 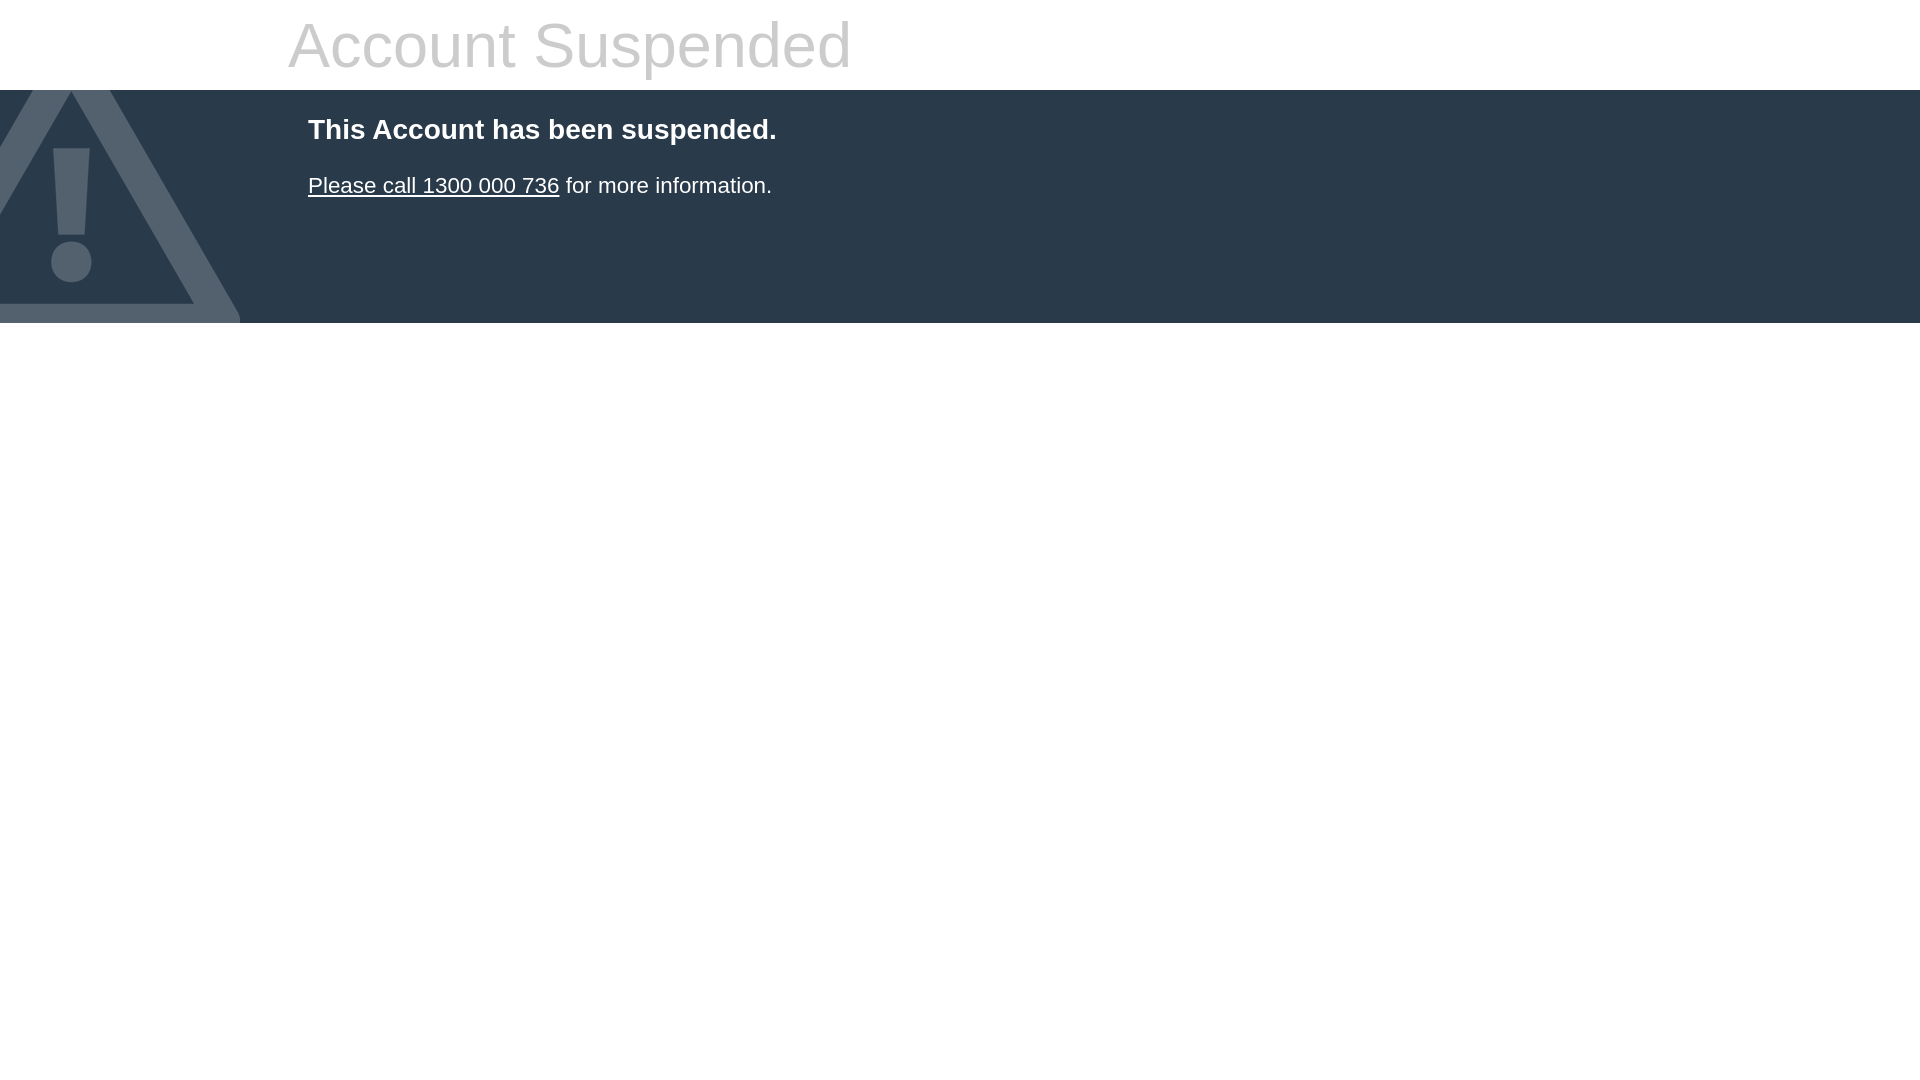 What do you see at coordinates (432, 185) in the screenshot?
I see `'Please call 1300 000 736'` at bounding box center [432, 185].